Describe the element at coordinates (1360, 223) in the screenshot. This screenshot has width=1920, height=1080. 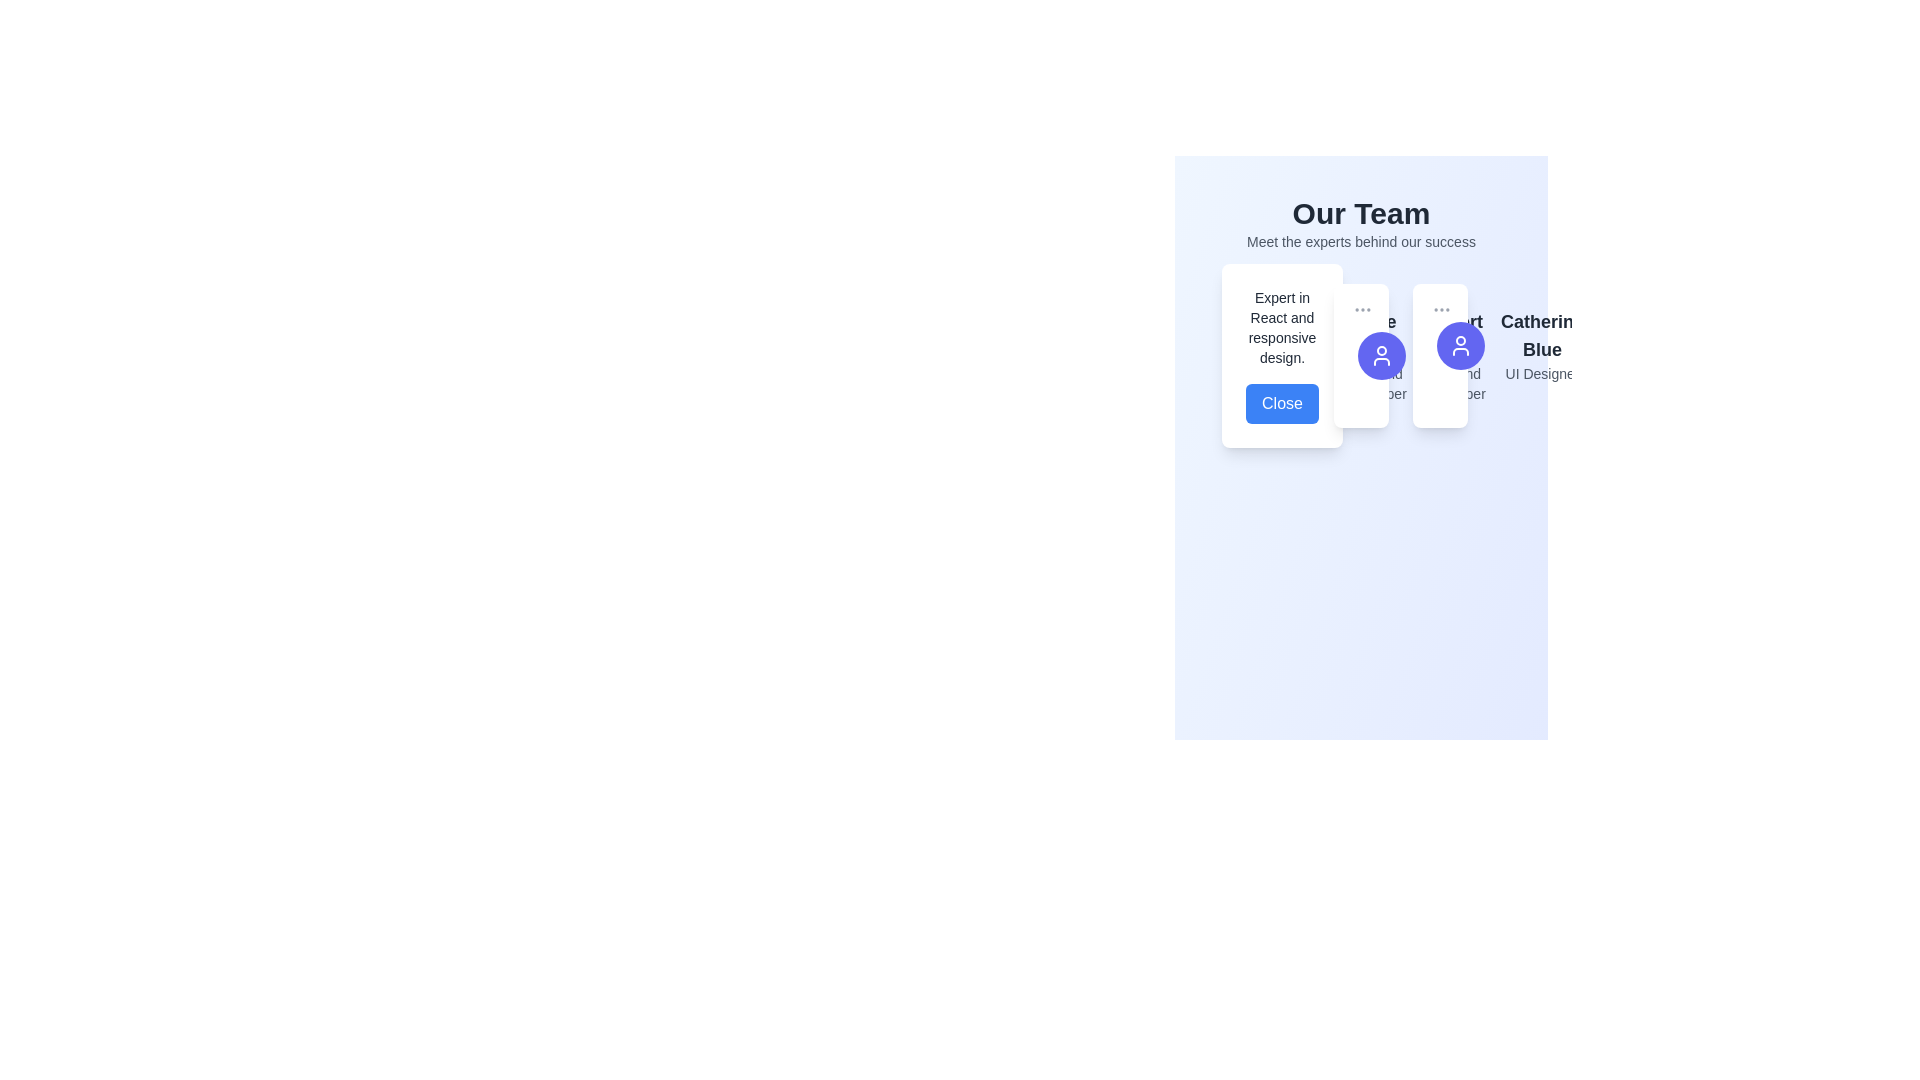
I see `the Text header with subtitle located in the upper-central area of the layout, which introduces the section about team members` at that location.